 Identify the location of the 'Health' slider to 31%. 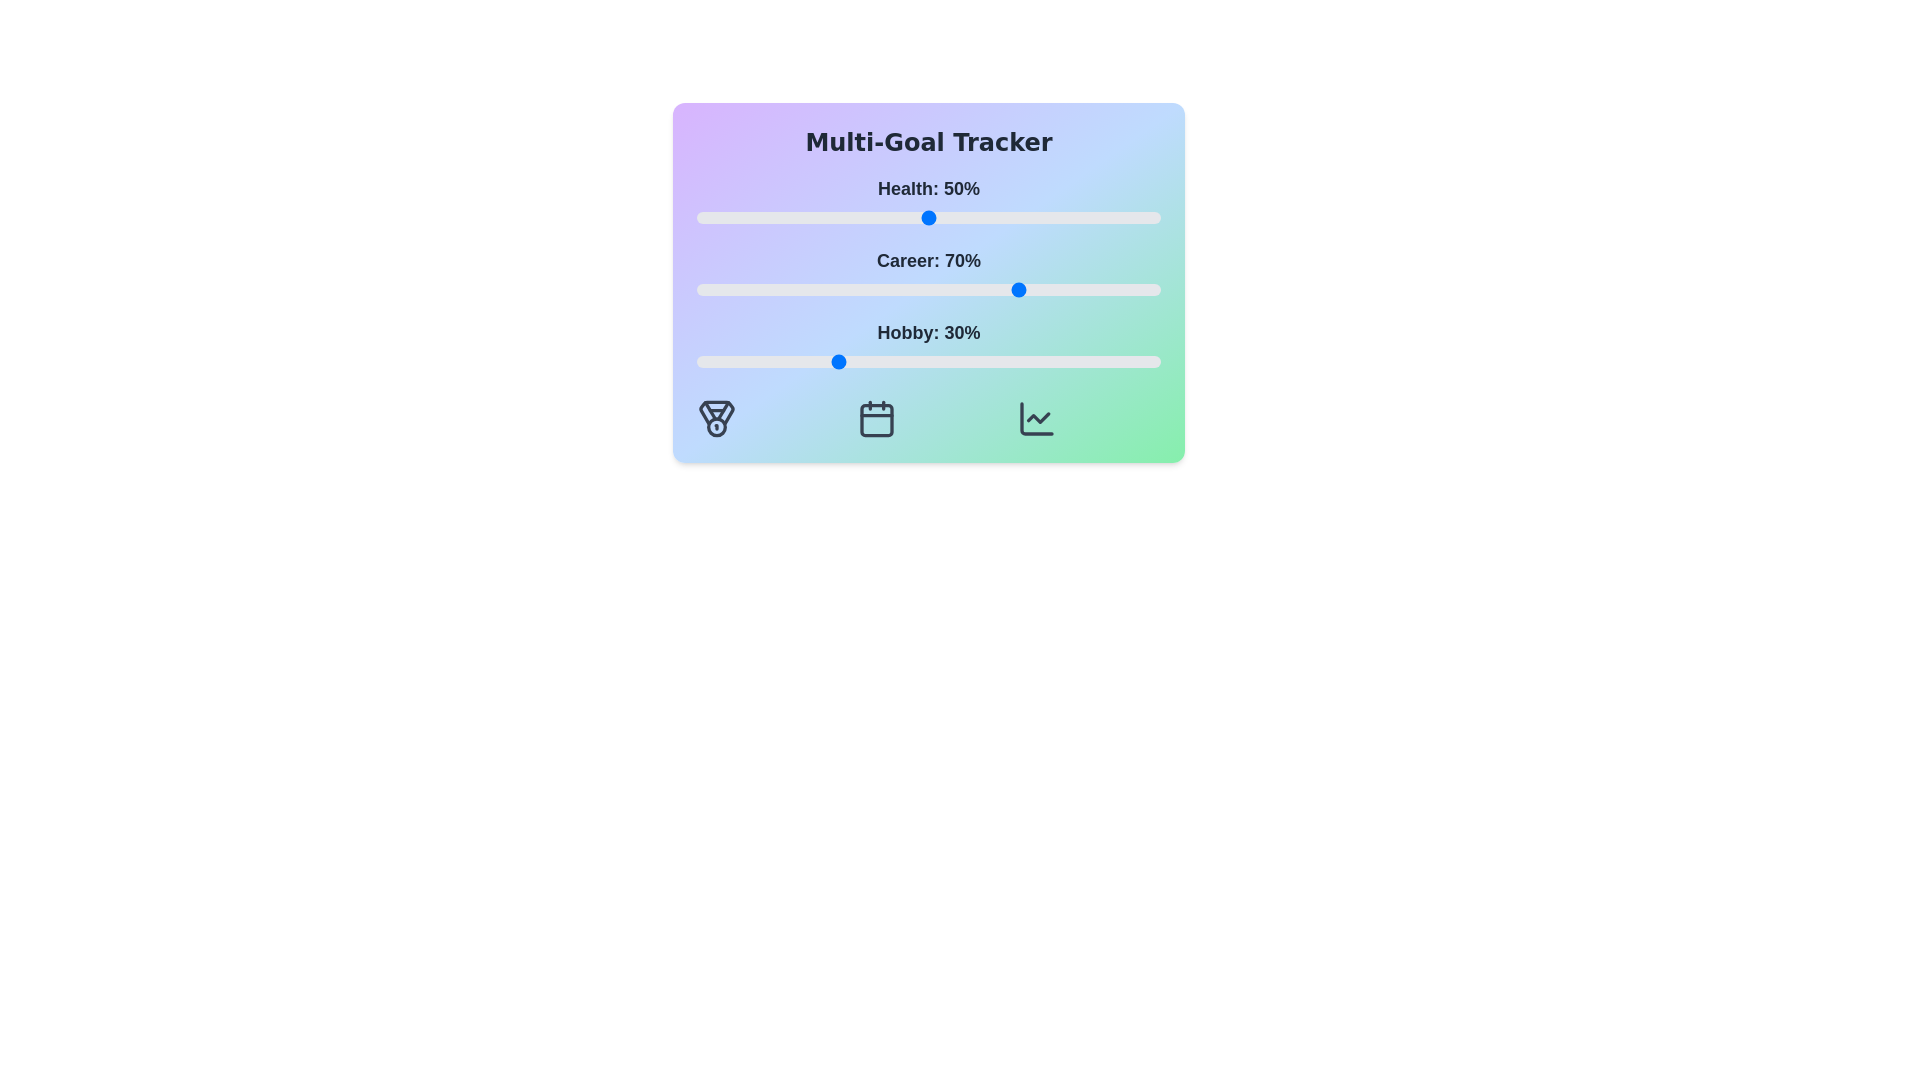
(840, 218).